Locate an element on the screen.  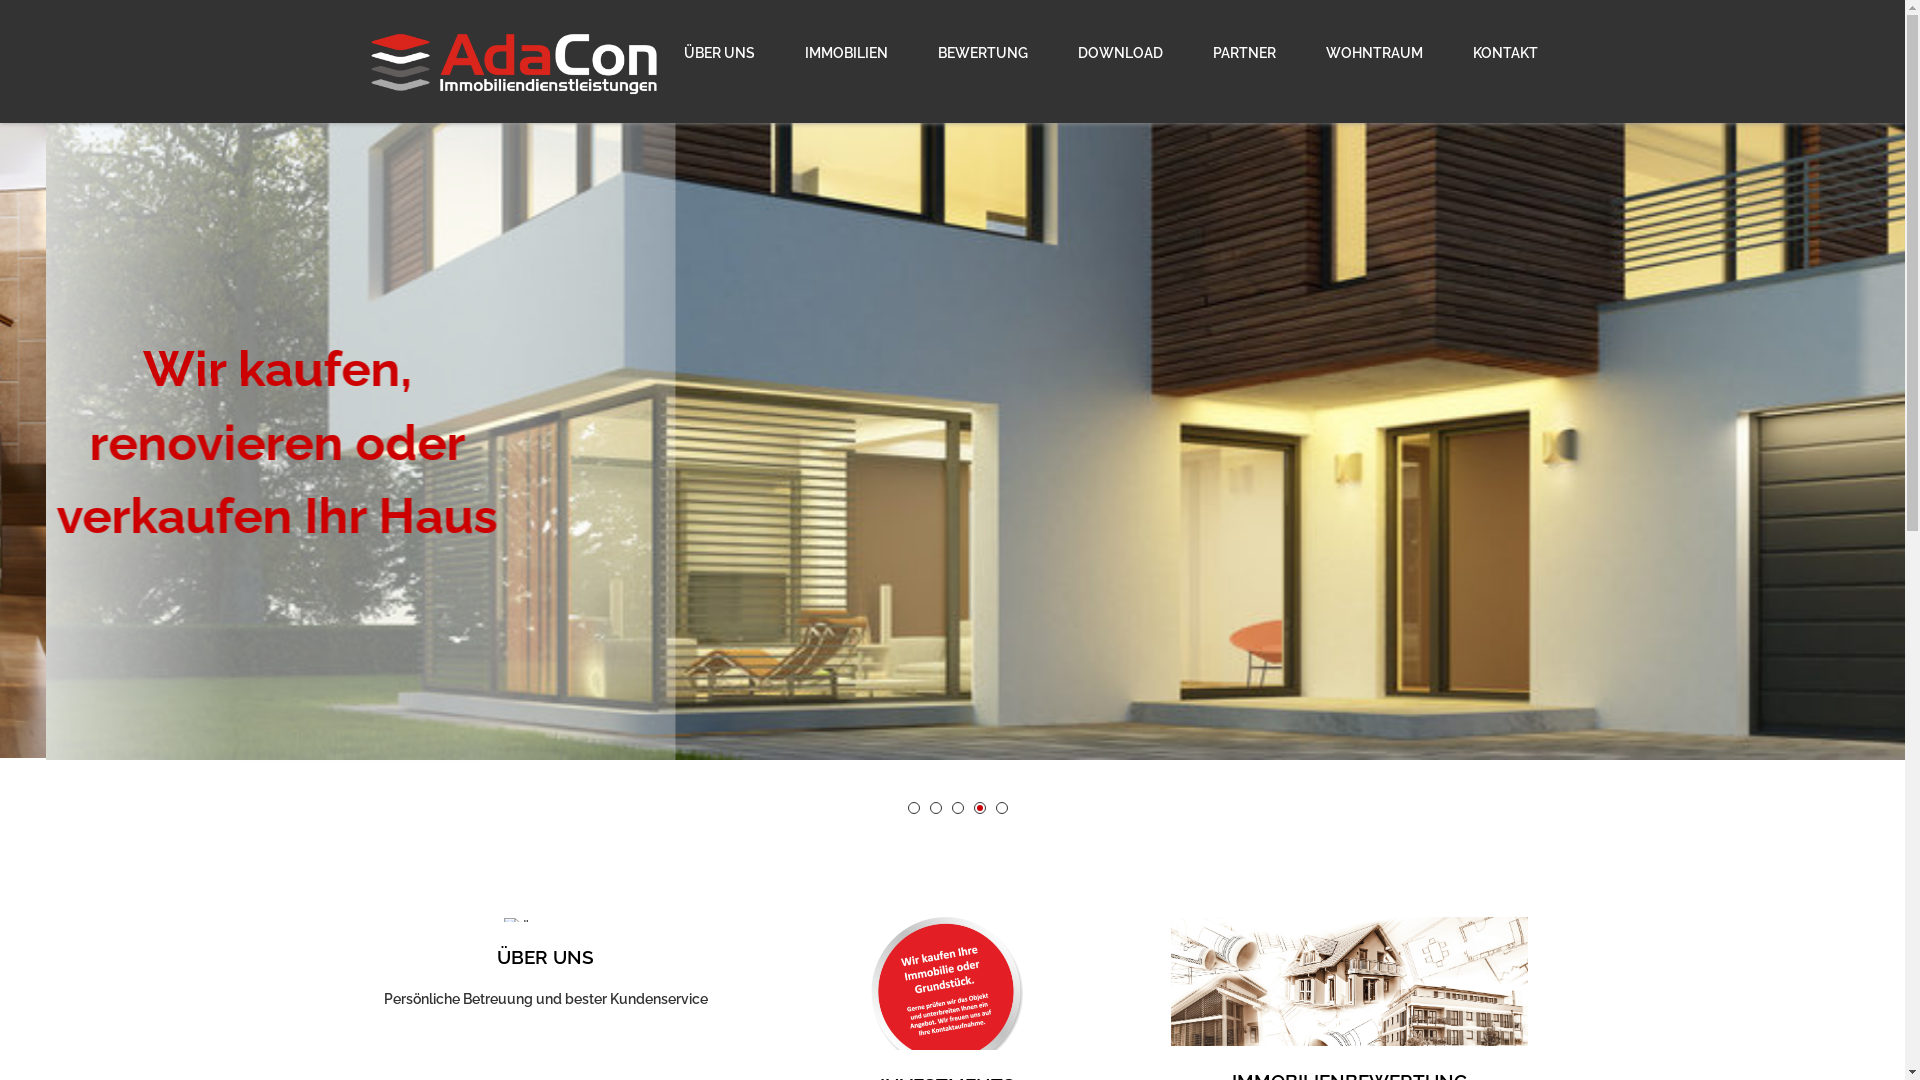
'KONTAKT' is located at coordinates (1493, 52).